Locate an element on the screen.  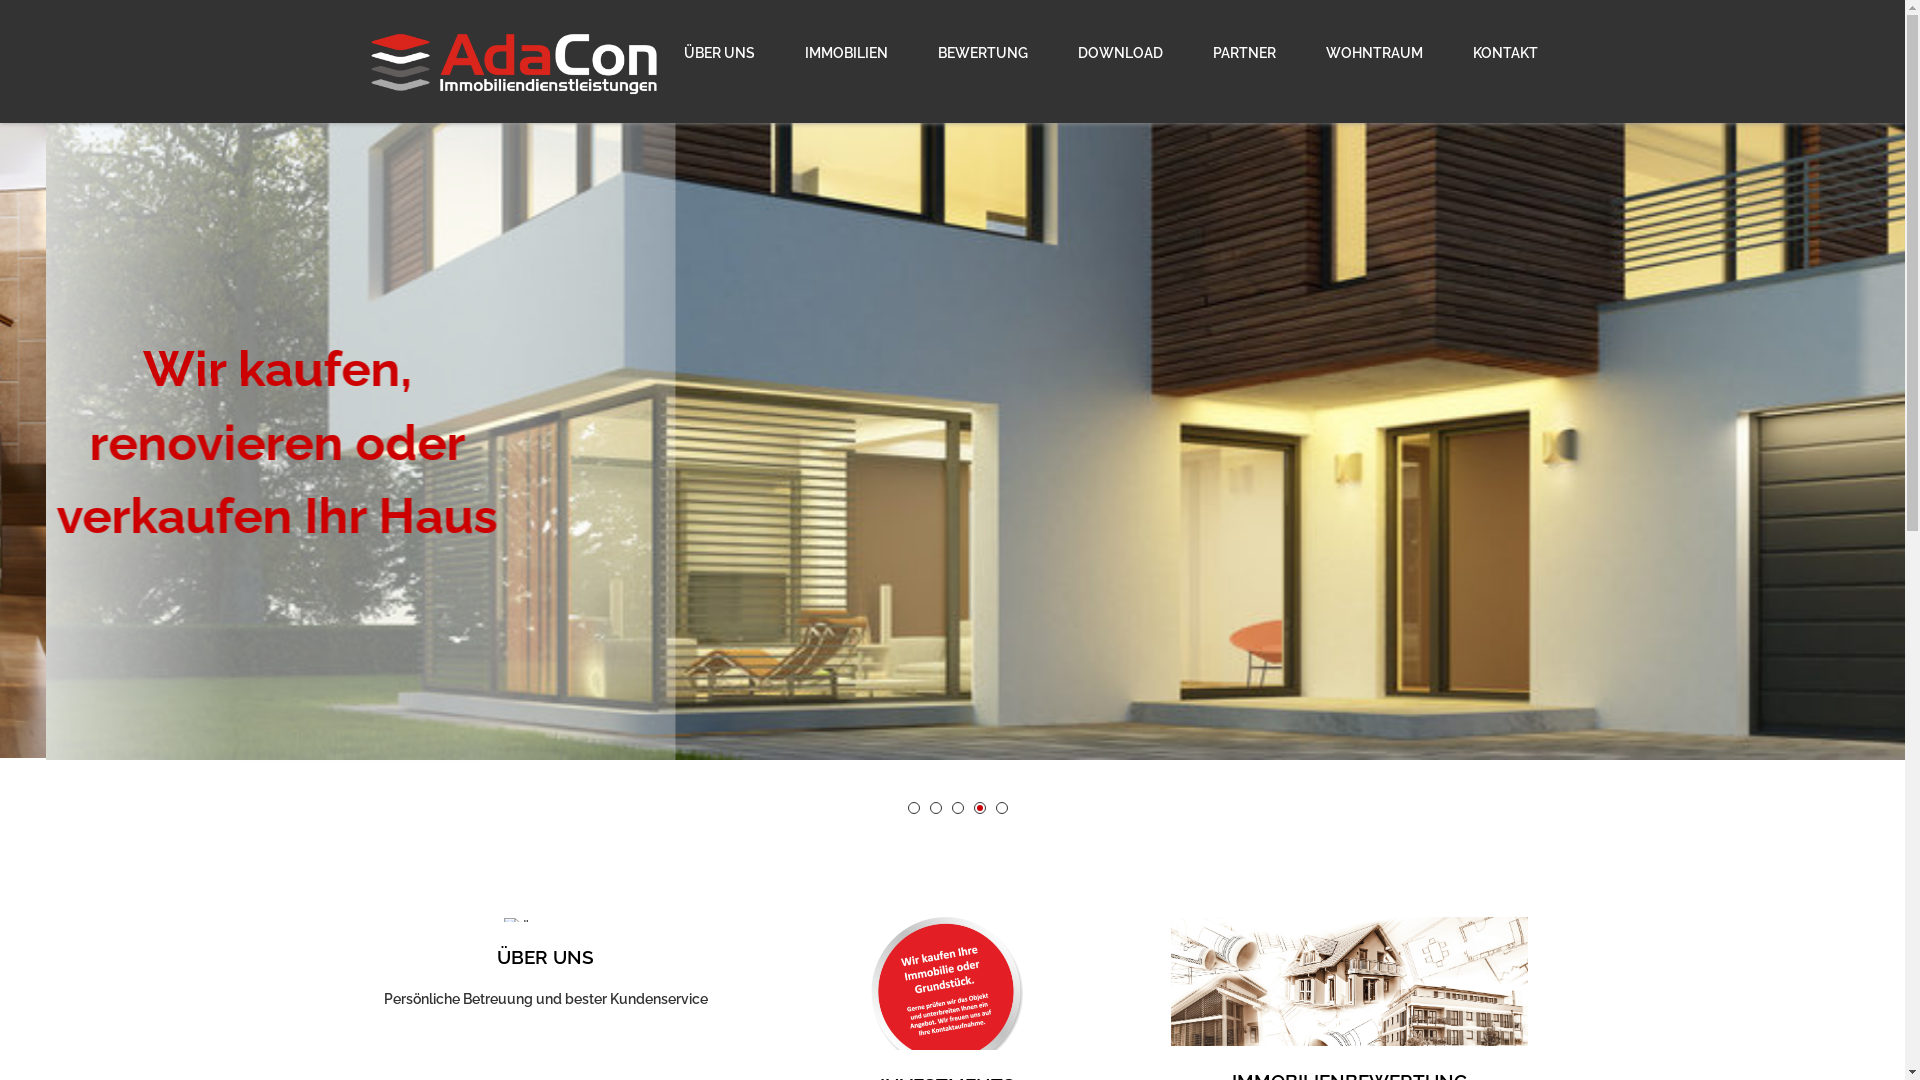
'KONTAKT' is located at coordinates (1493, 52).